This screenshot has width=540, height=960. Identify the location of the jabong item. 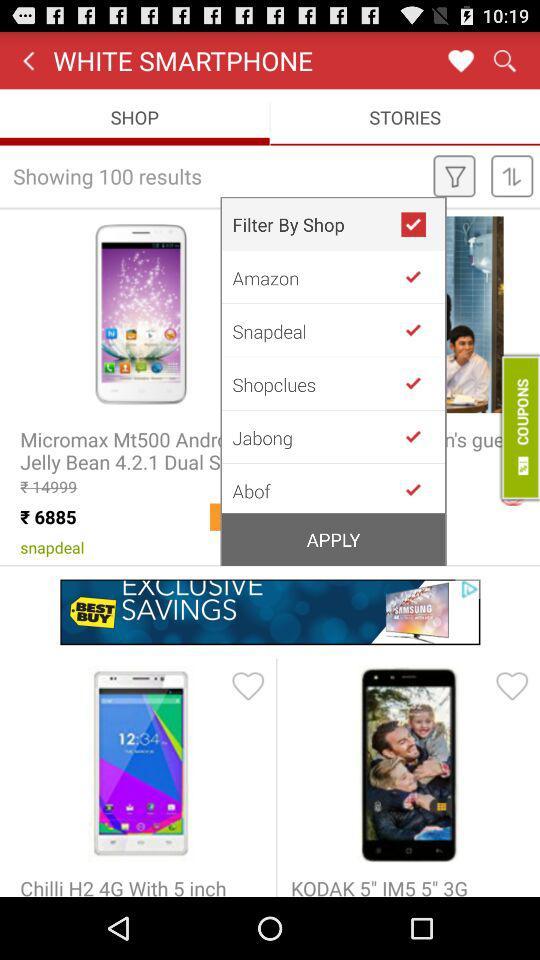
(316, 437).